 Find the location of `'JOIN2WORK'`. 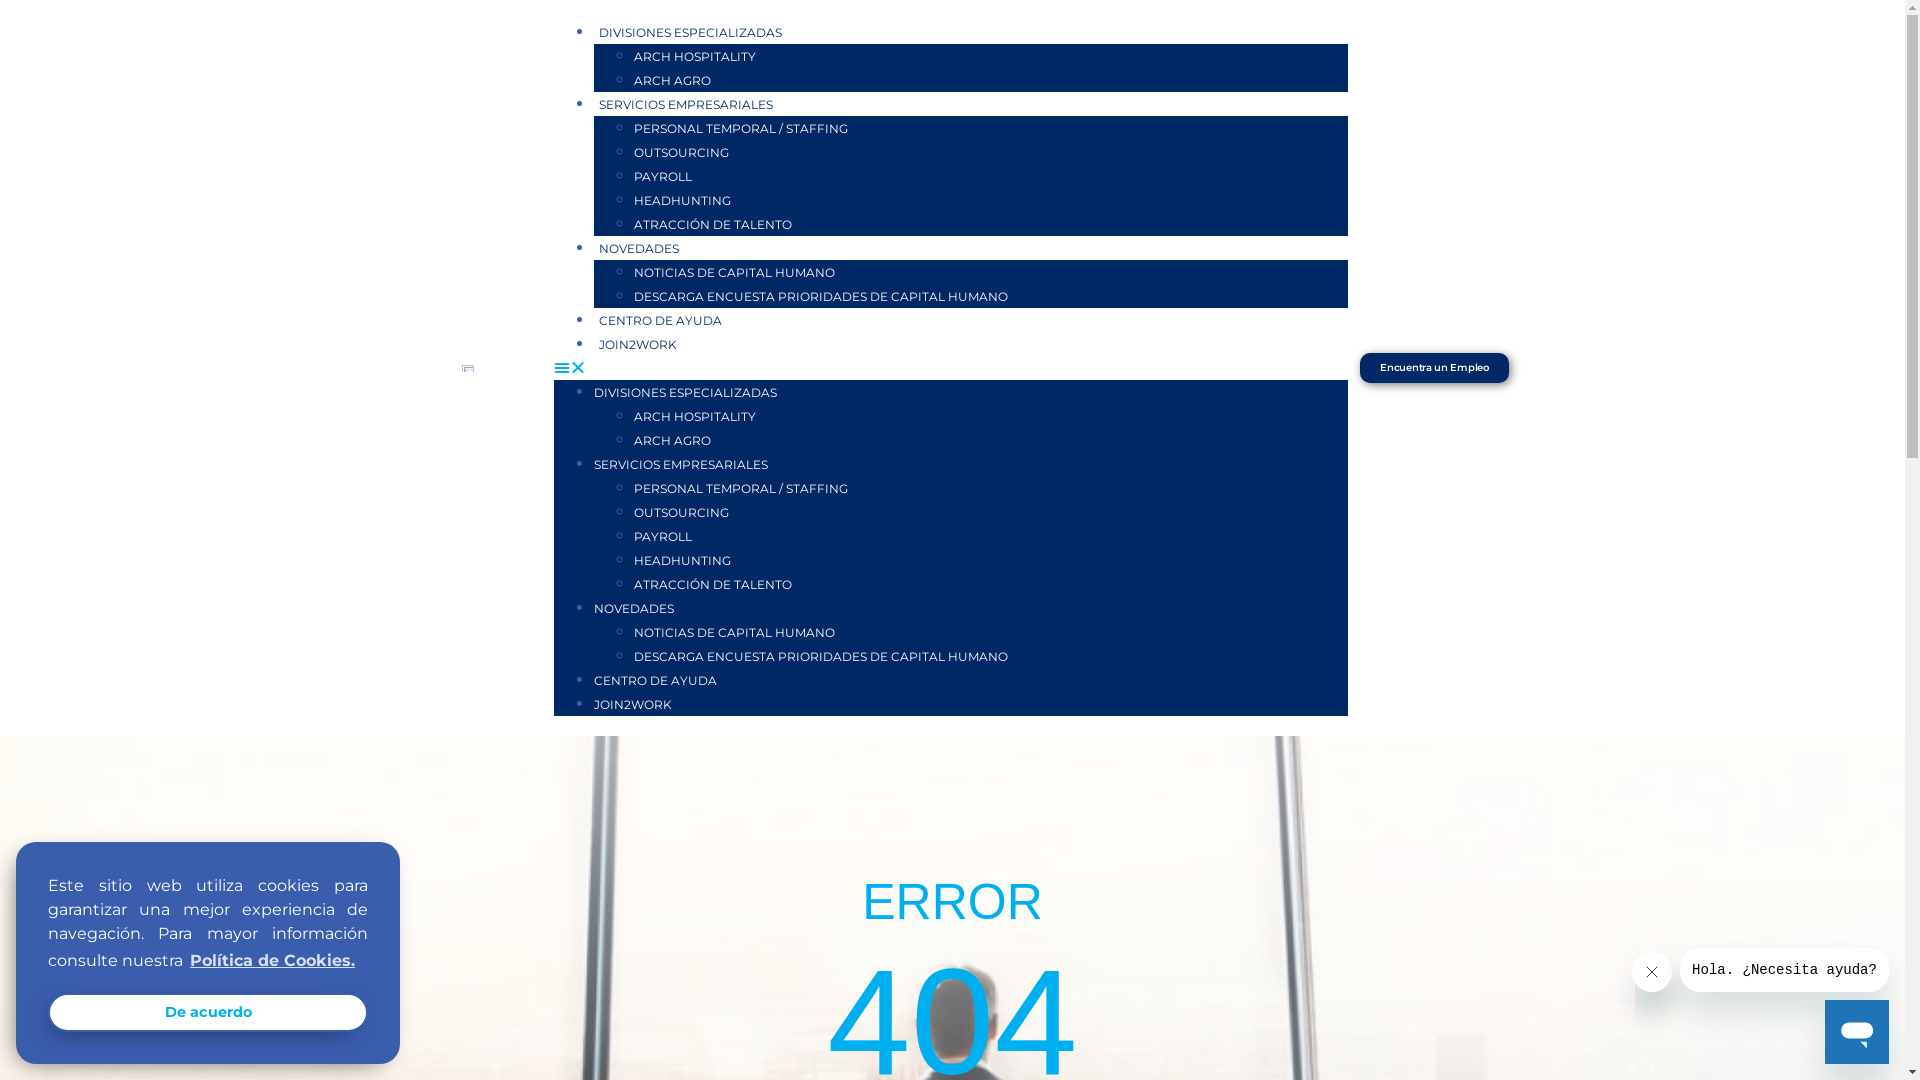

'JOIN2WORK' is located at coordinates (632, 703).